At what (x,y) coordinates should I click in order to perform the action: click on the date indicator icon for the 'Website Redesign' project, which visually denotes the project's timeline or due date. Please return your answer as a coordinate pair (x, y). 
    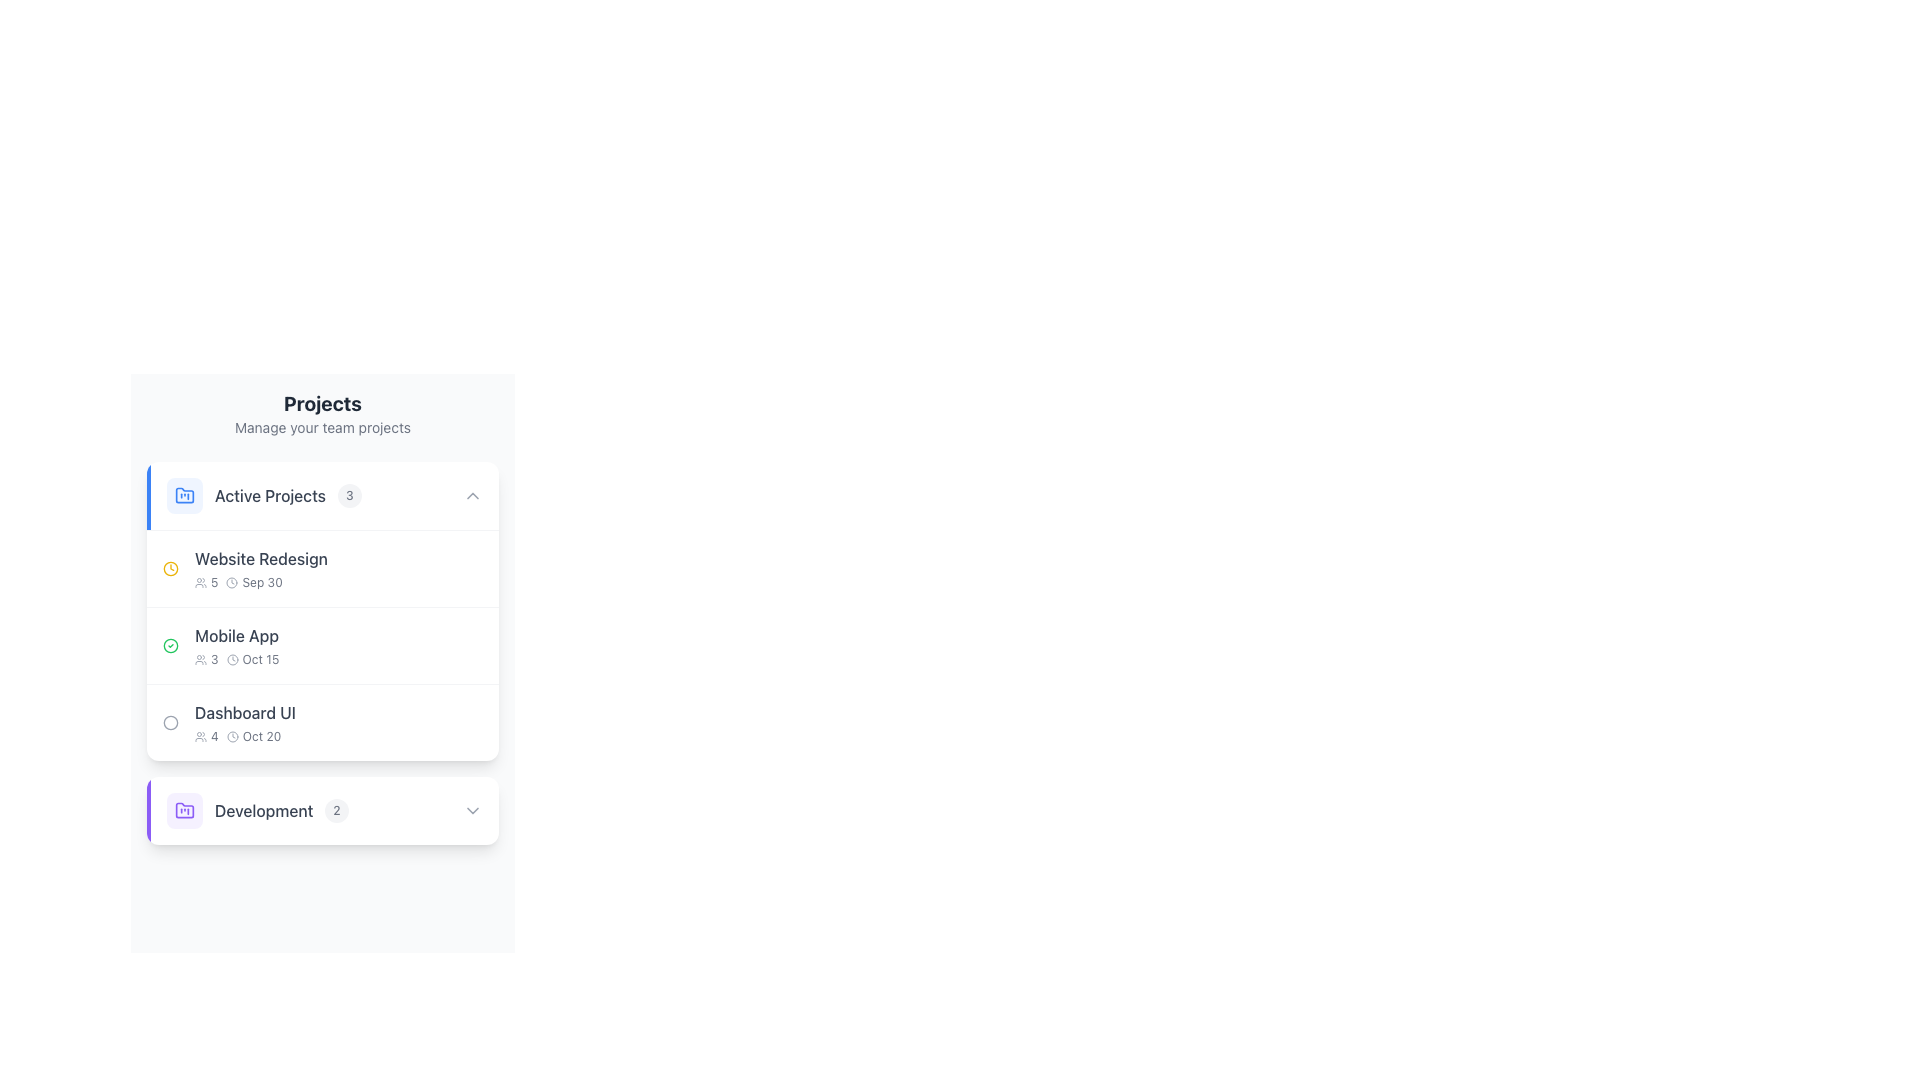
    Looking at the image, I should click on (171, 569).